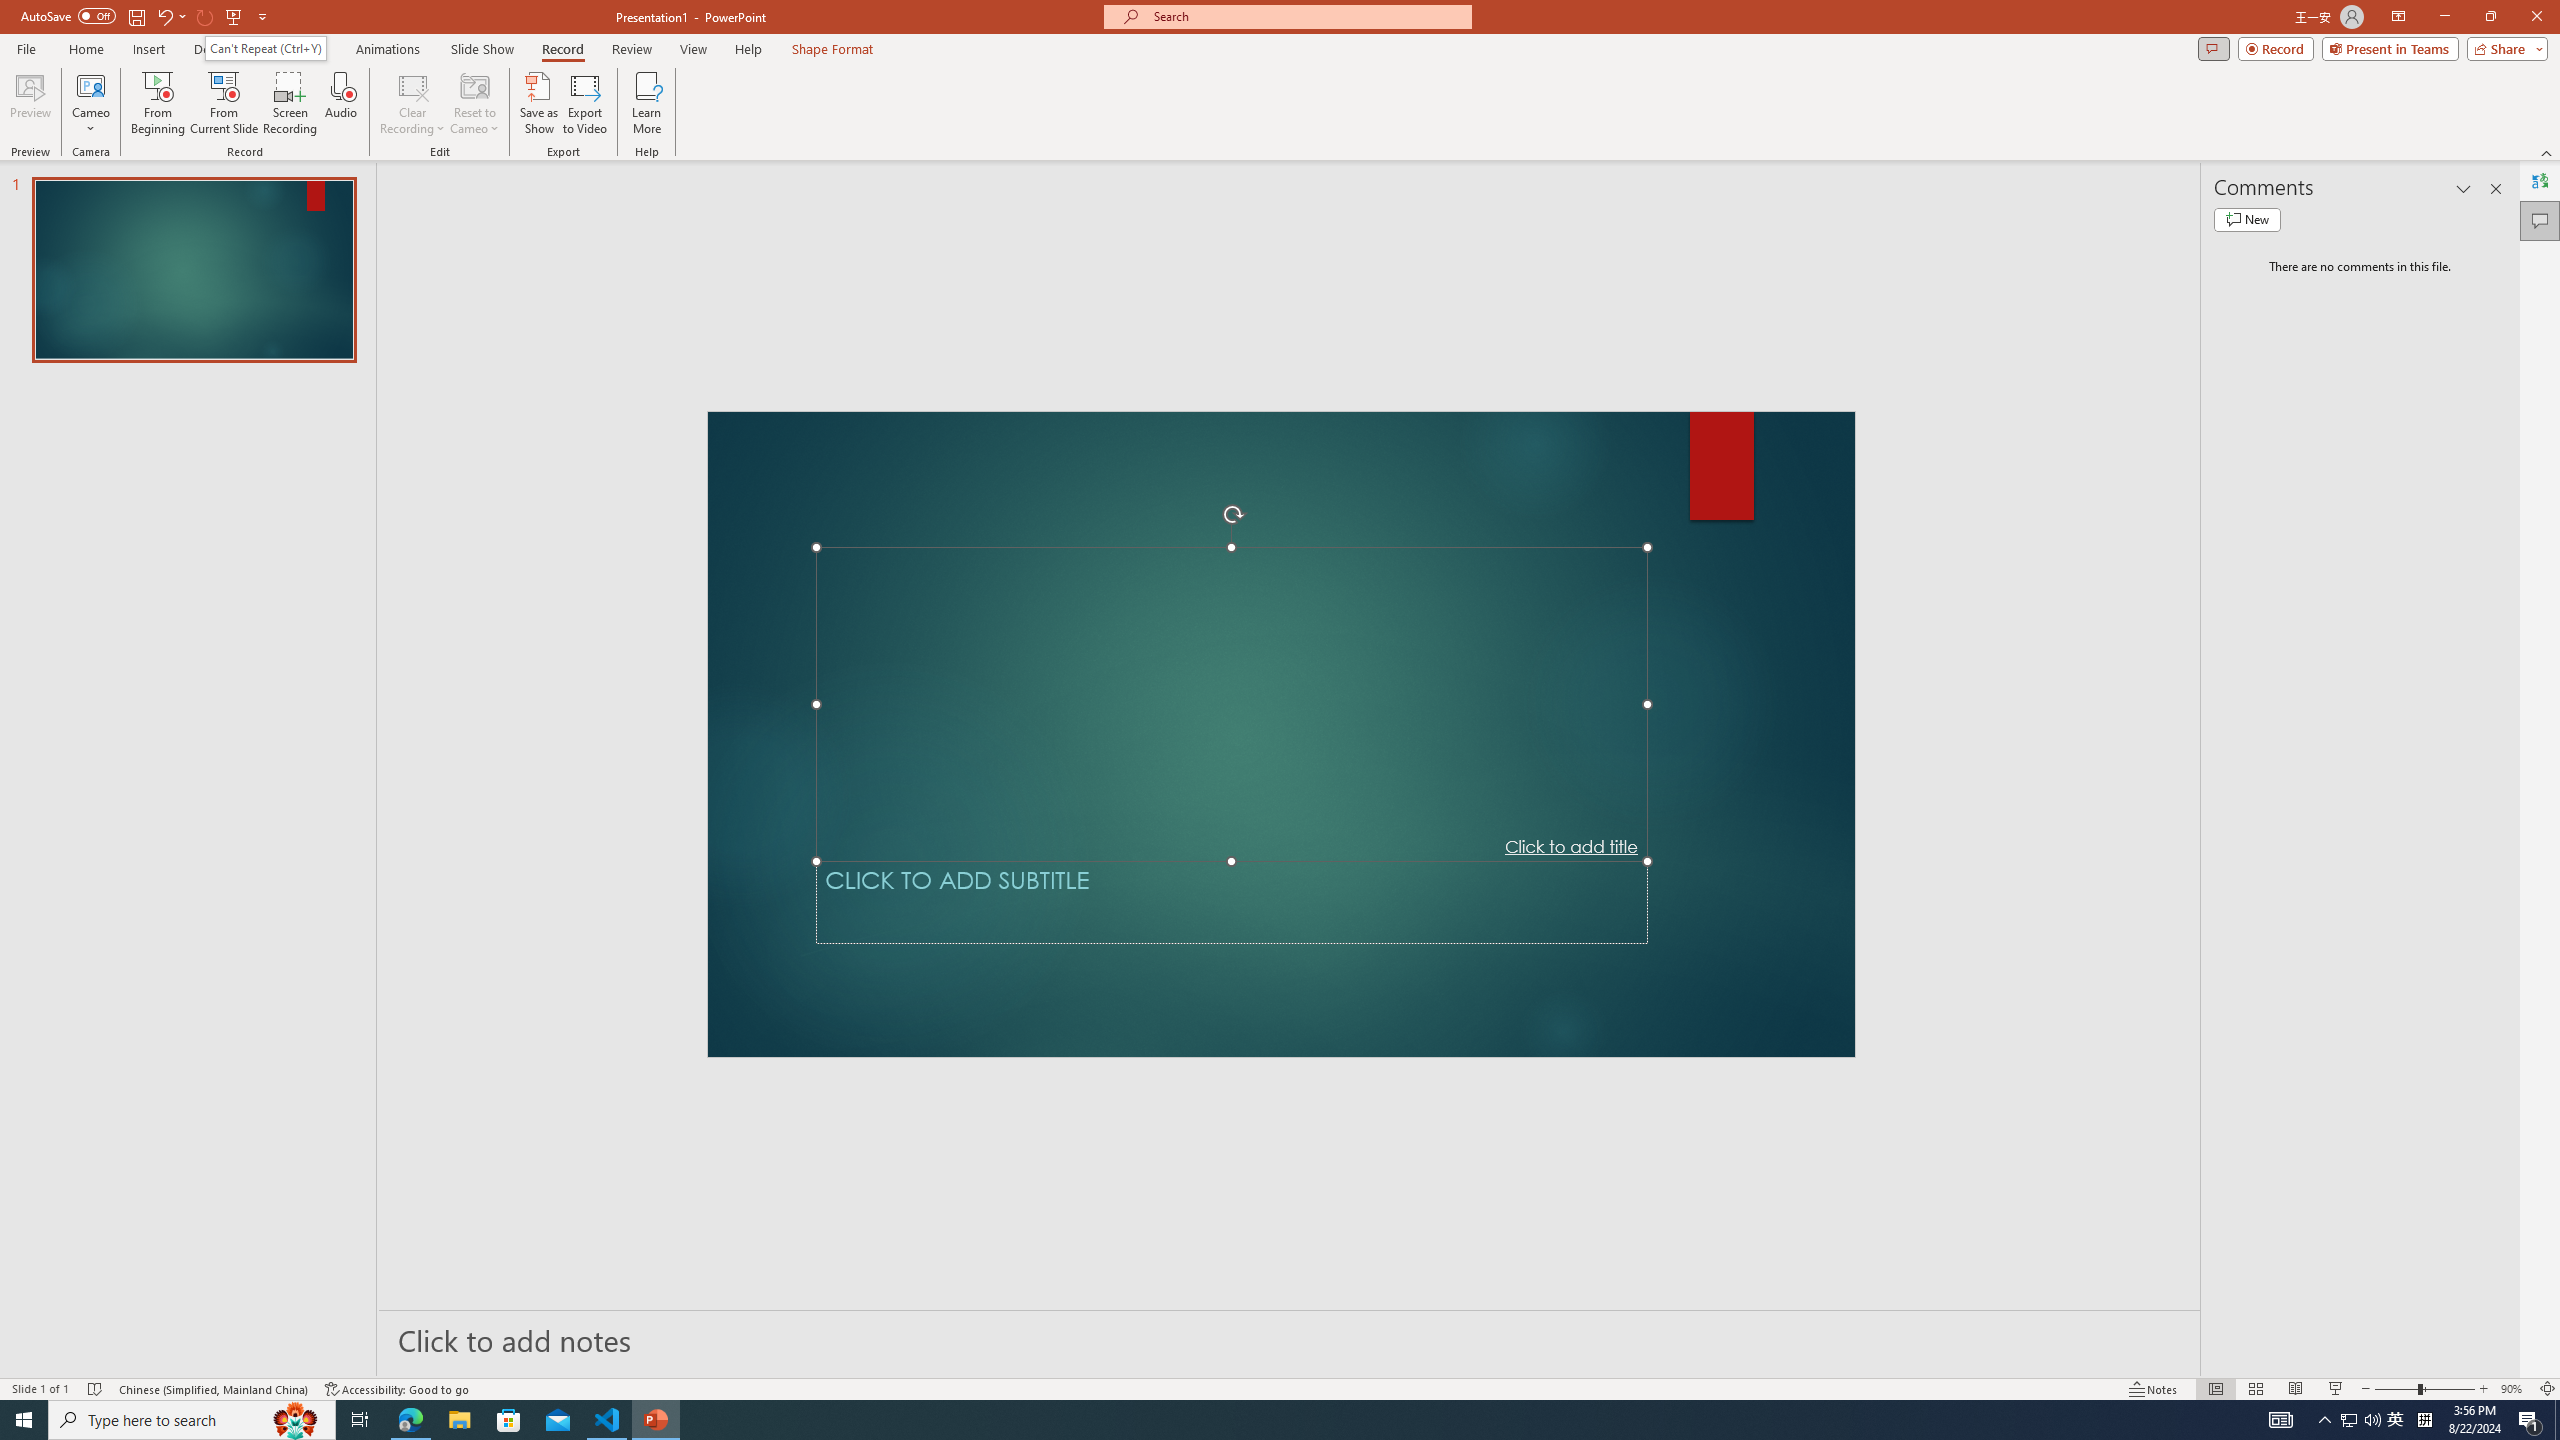  I want to click on 'Save as Show', so click(538, 103).